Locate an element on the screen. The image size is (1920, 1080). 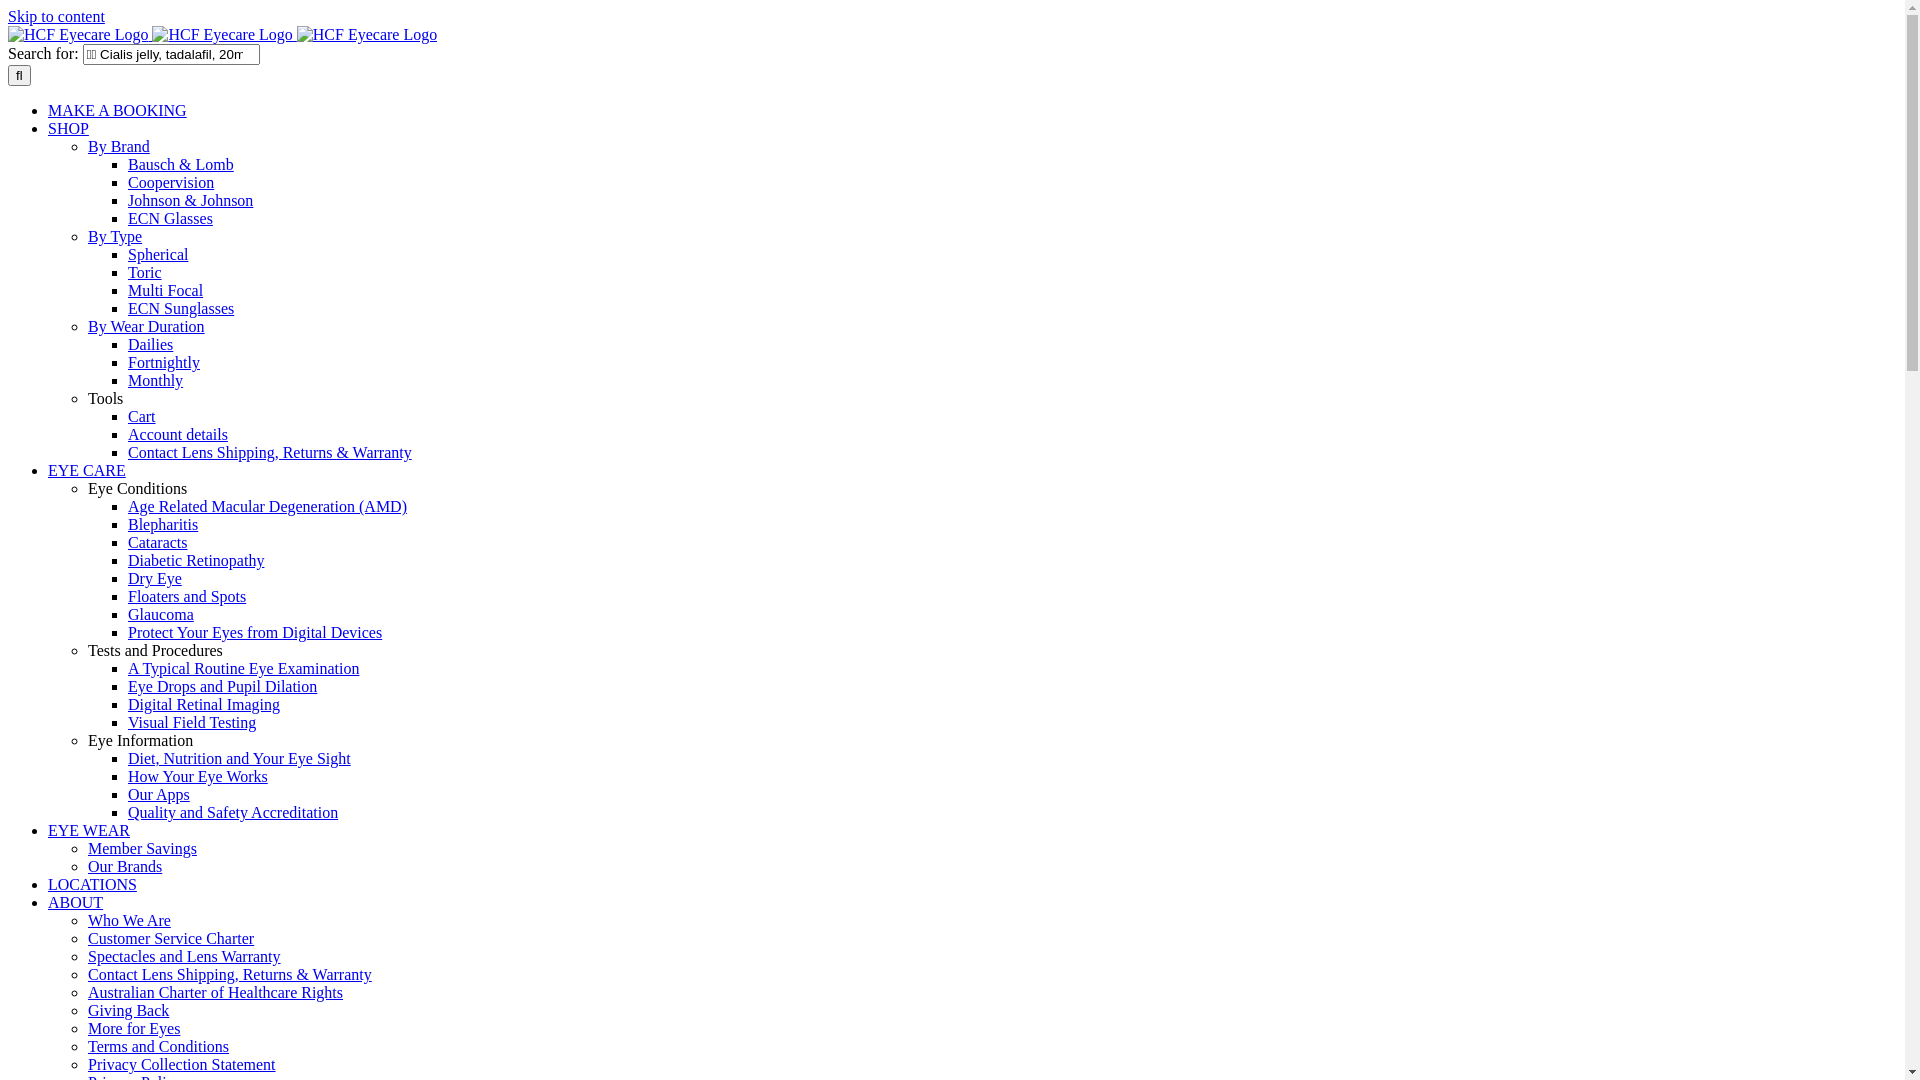
'By Type' is located at coordinates (86, 235).